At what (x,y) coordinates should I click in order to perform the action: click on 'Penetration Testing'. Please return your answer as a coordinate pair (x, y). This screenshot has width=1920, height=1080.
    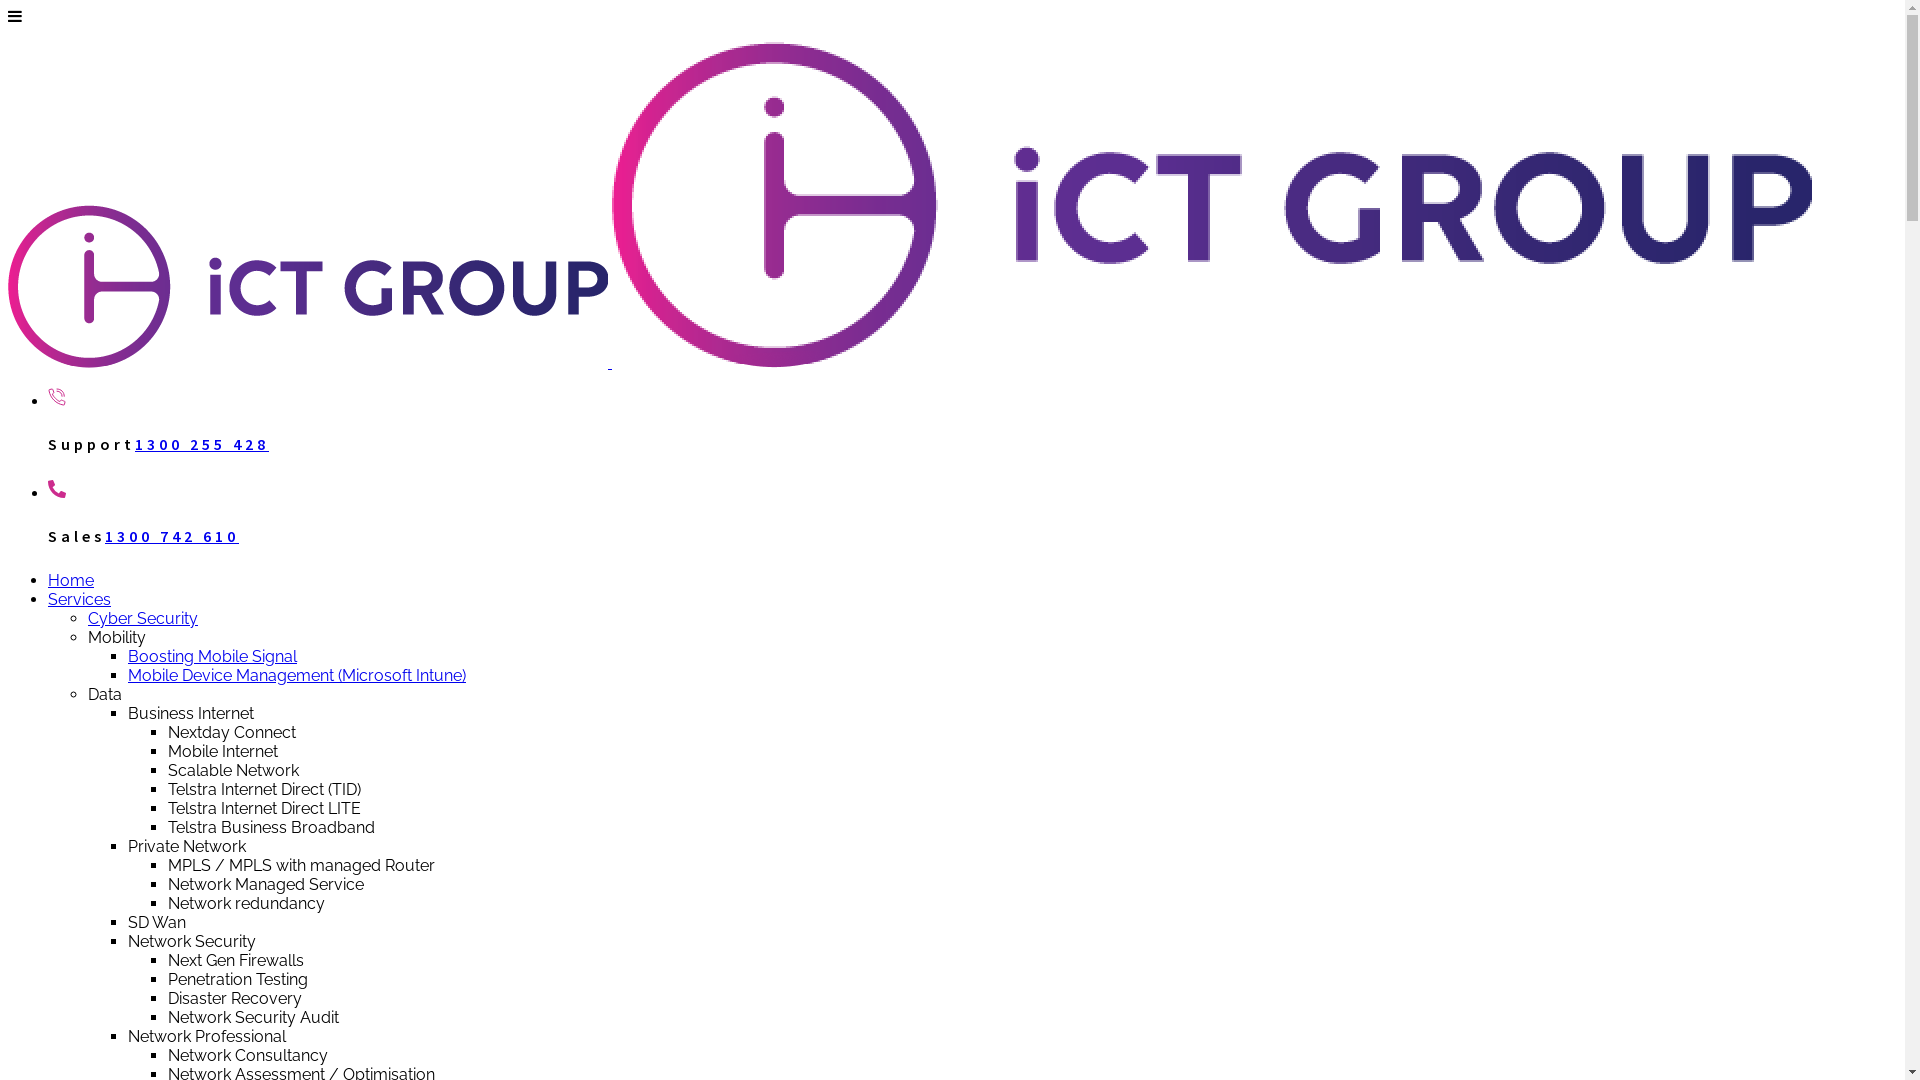
    Looking at the image, I should click on (238, 978).